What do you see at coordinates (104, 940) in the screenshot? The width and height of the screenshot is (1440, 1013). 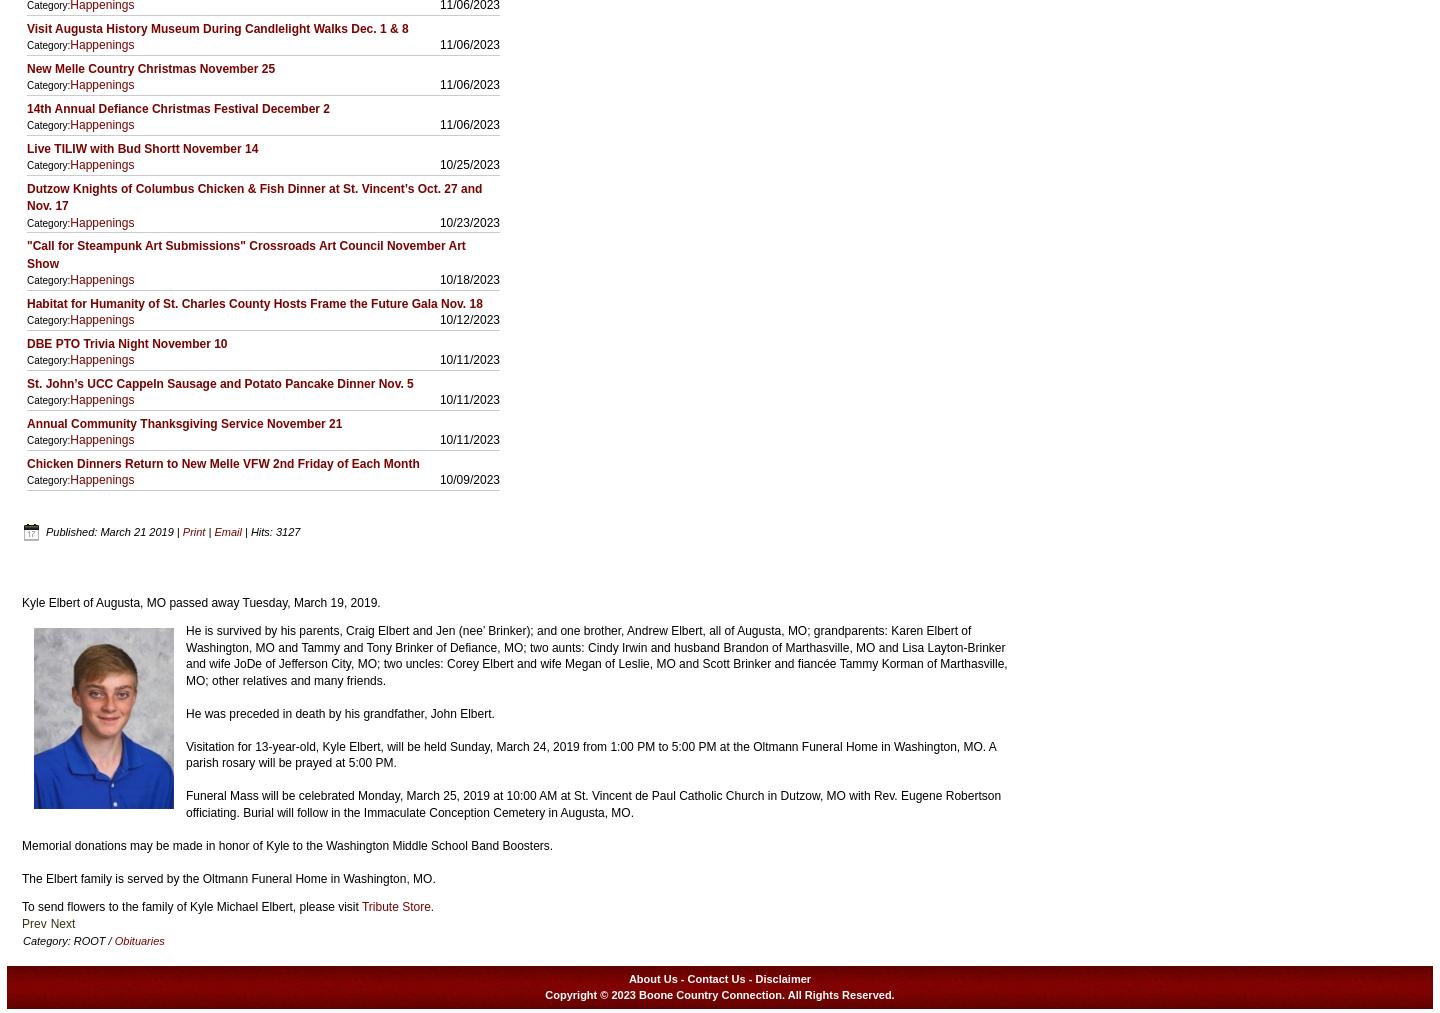 I see `'/'` at bounding box center [104, 940].